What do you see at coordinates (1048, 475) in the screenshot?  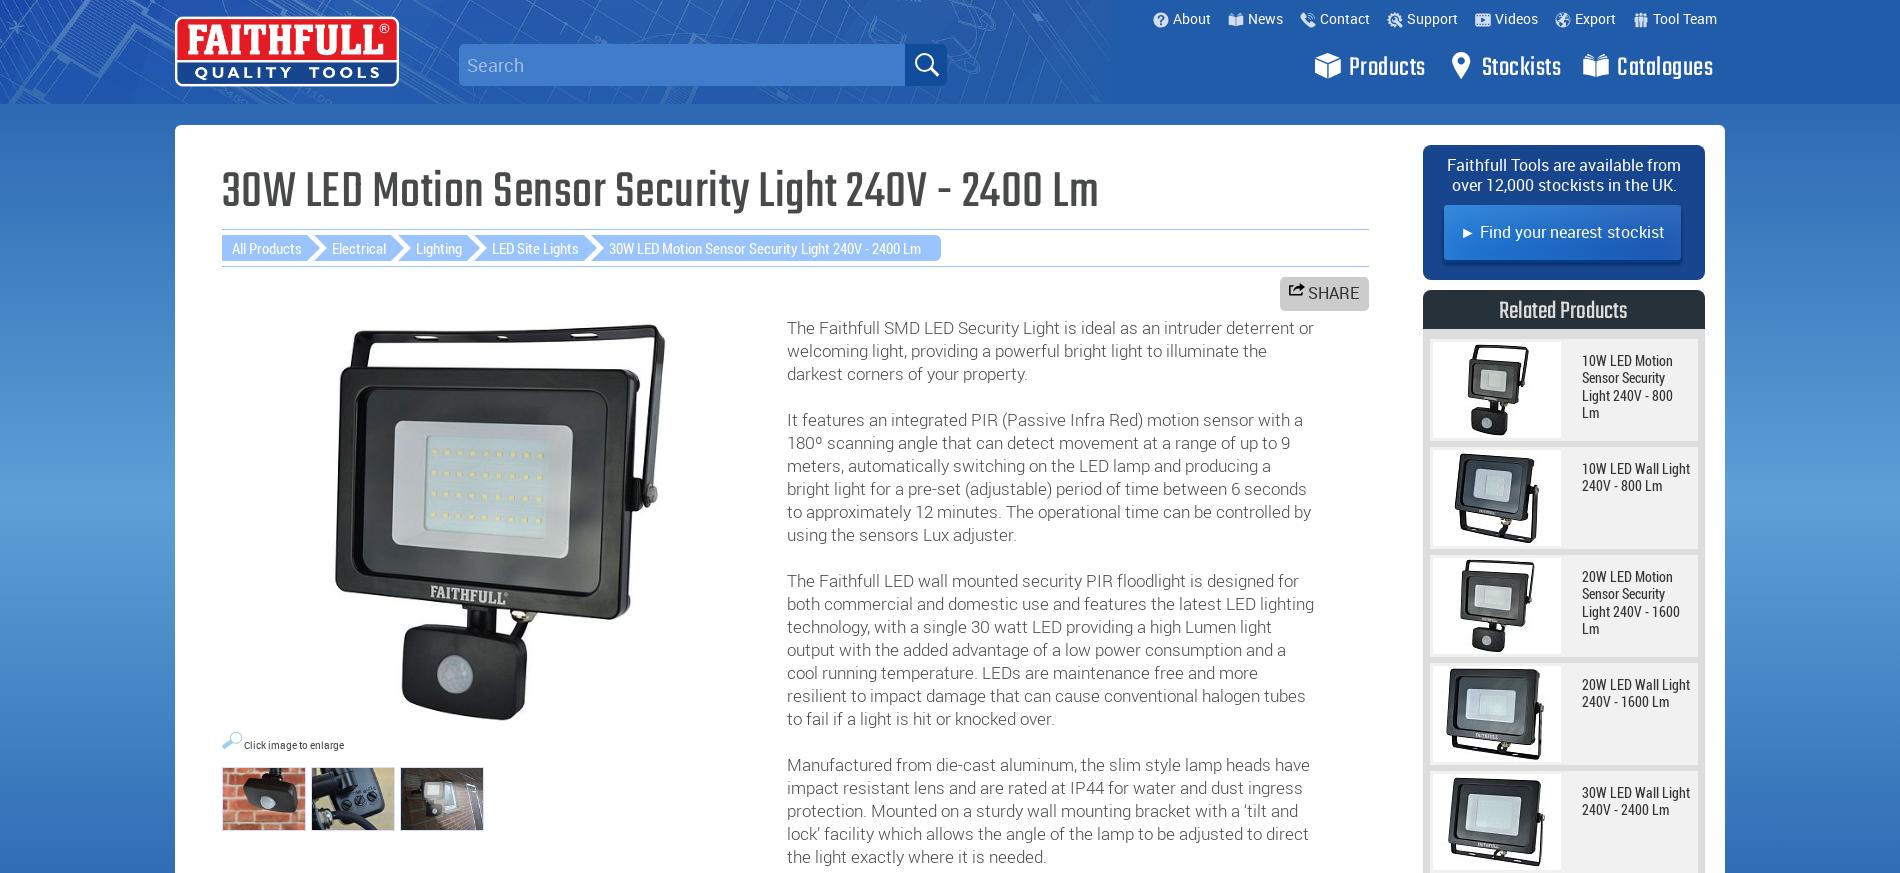 I see `'It features an integrated PIR (Passive Infra Red) motion sensor with a 180º scanning angle that can detect movement at a range of up to 9 meters, automatically switching on the LED lamp and producing a bright light for a pre-set (adjustable) period of time between 6 seconds to approximately 12 minutes. The operational time can be controlled by using the sensors Lux adjuster.'` at bounding box center [1048, 475].